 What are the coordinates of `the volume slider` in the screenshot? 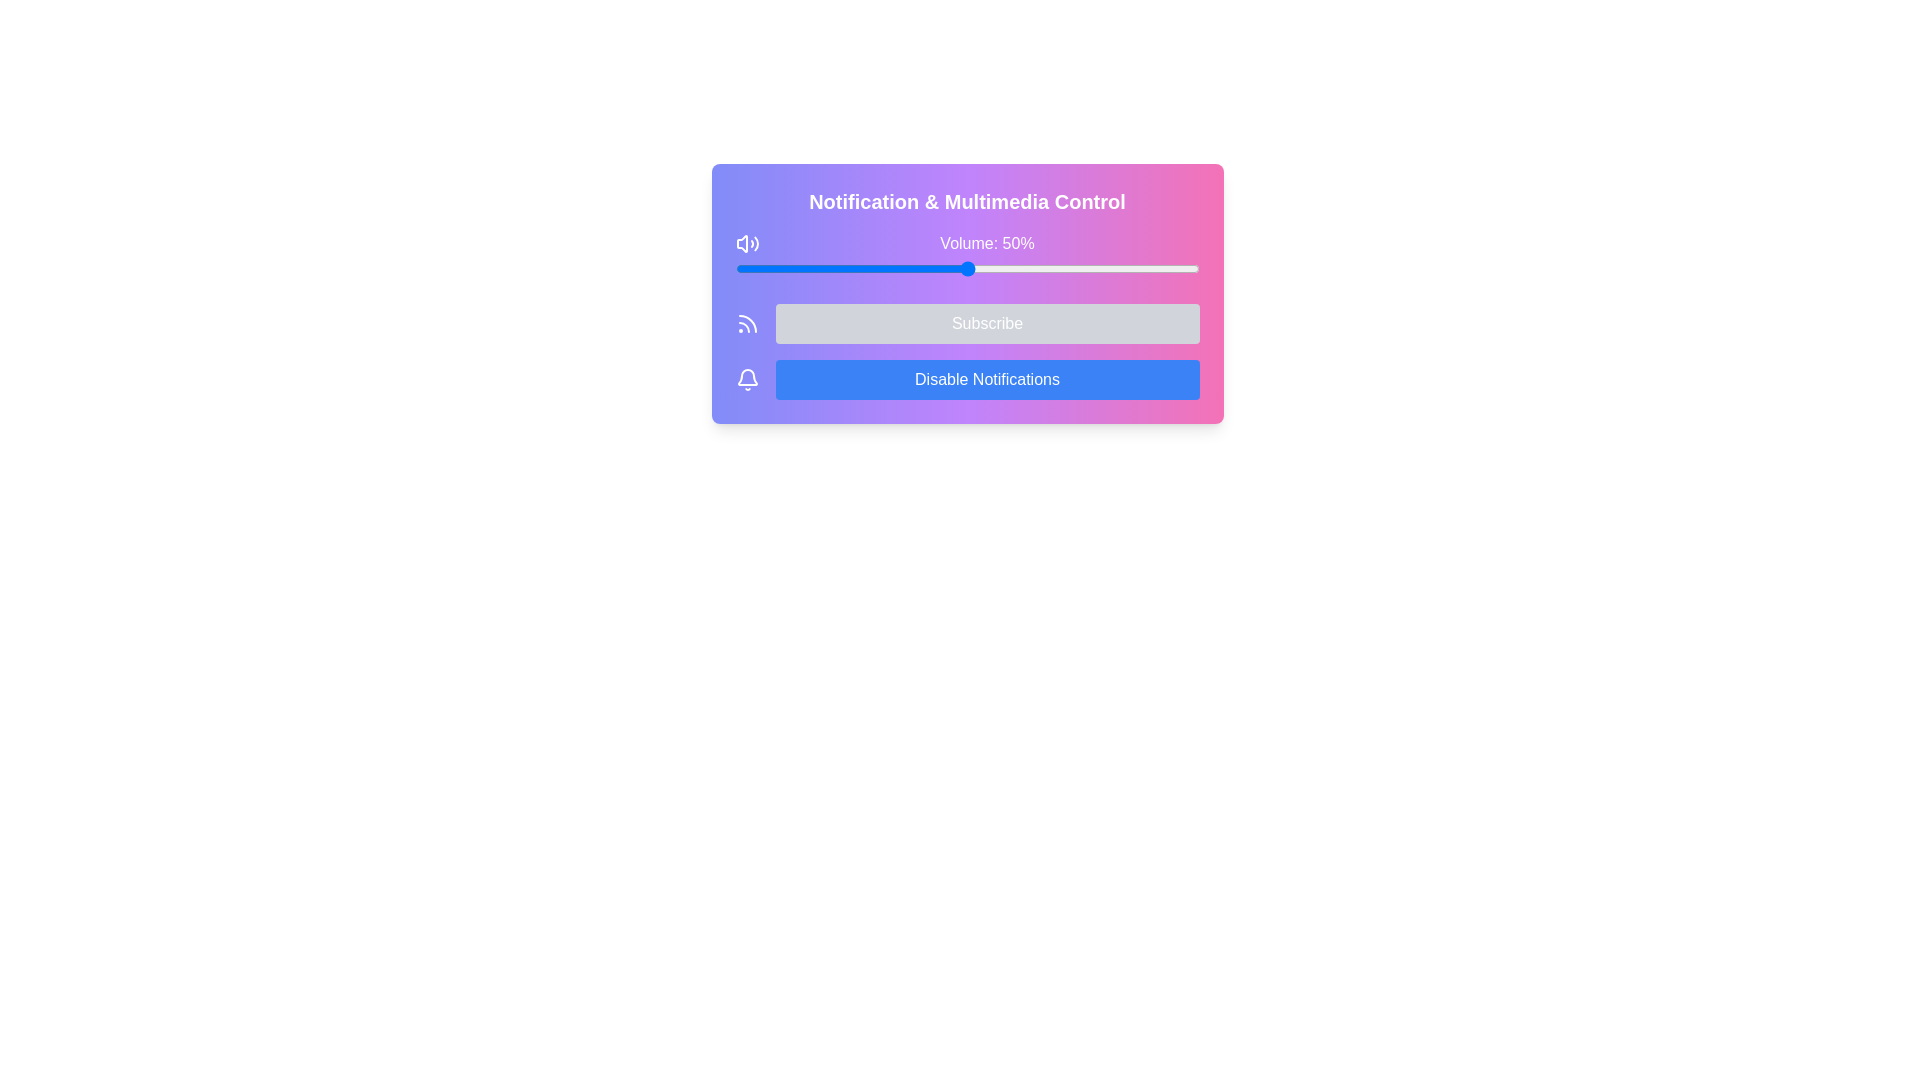 It's located at (856, 268).